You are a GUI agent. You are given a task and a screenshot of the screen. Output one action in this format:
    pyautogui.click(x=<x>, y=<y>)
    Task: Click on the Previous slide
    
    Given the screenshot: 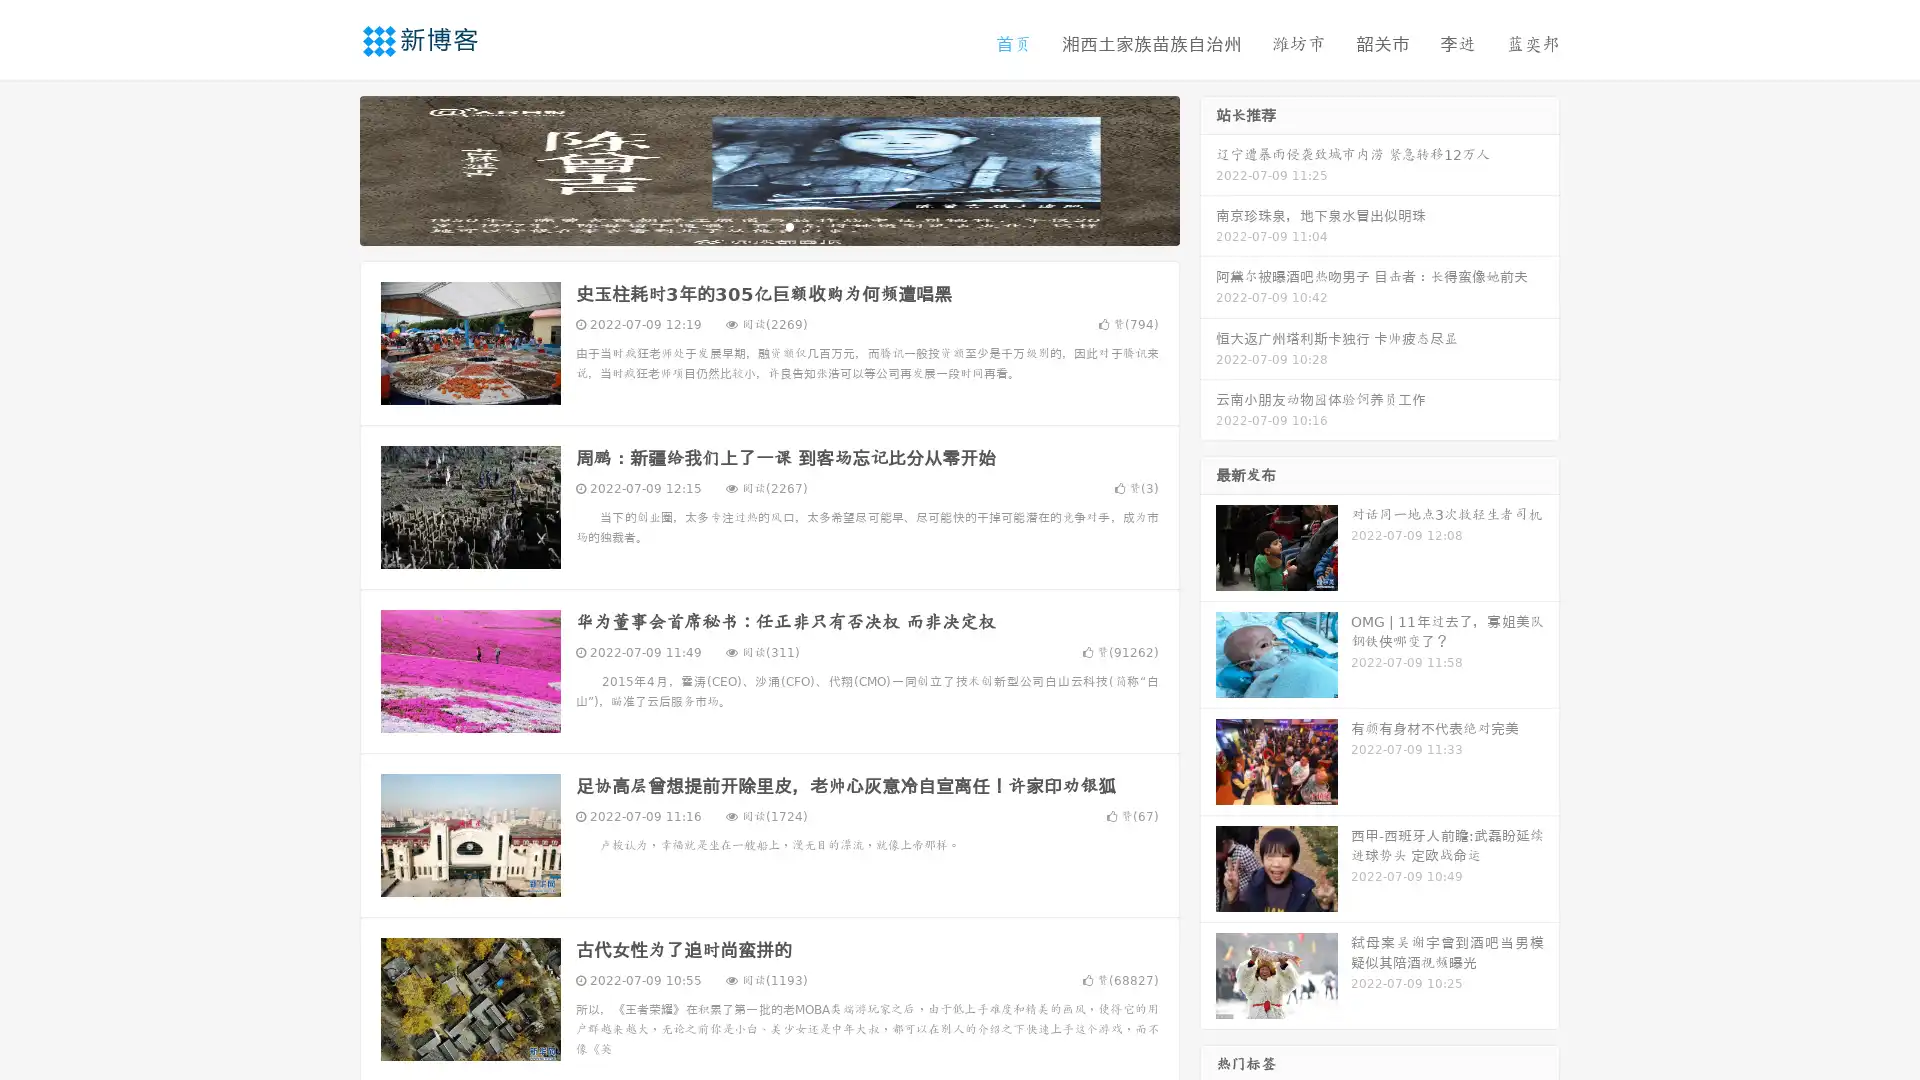 What is the action you would take?
    pyautogui.click(x=330, y=168)
    